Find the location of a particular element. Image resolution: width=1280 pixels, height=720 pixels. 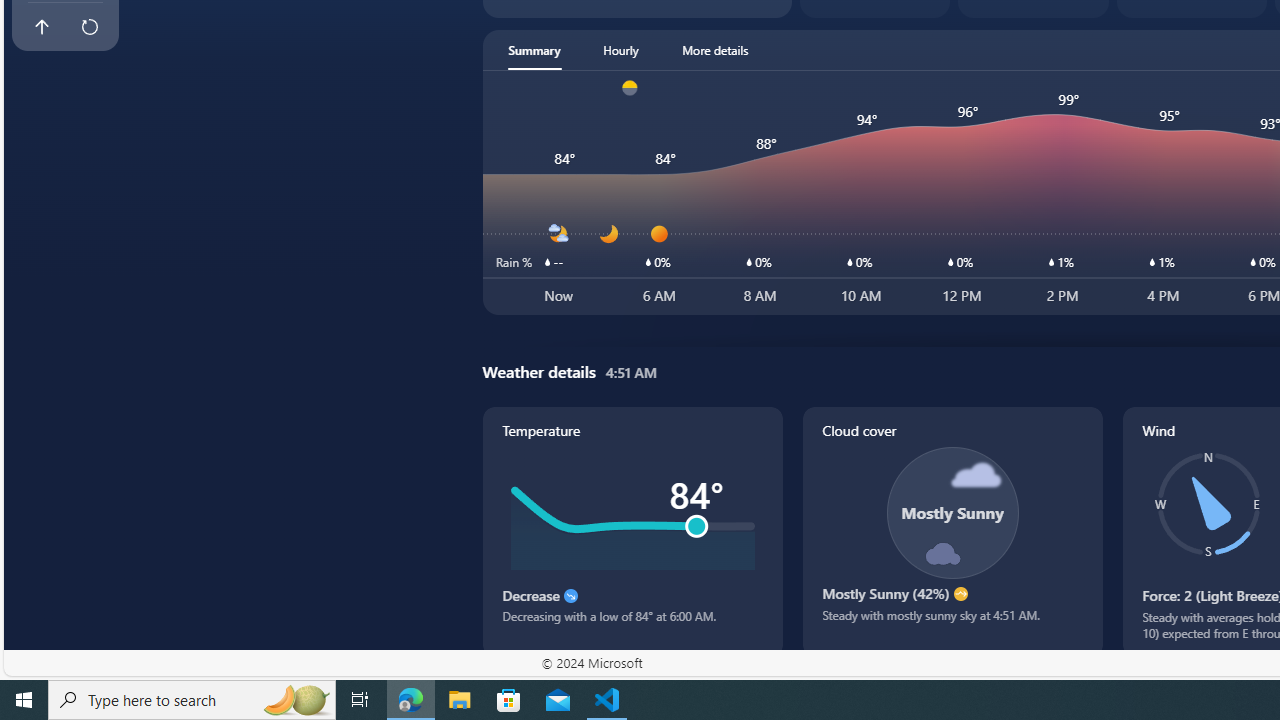

'Temperature' is located at coordinates (631, 530).